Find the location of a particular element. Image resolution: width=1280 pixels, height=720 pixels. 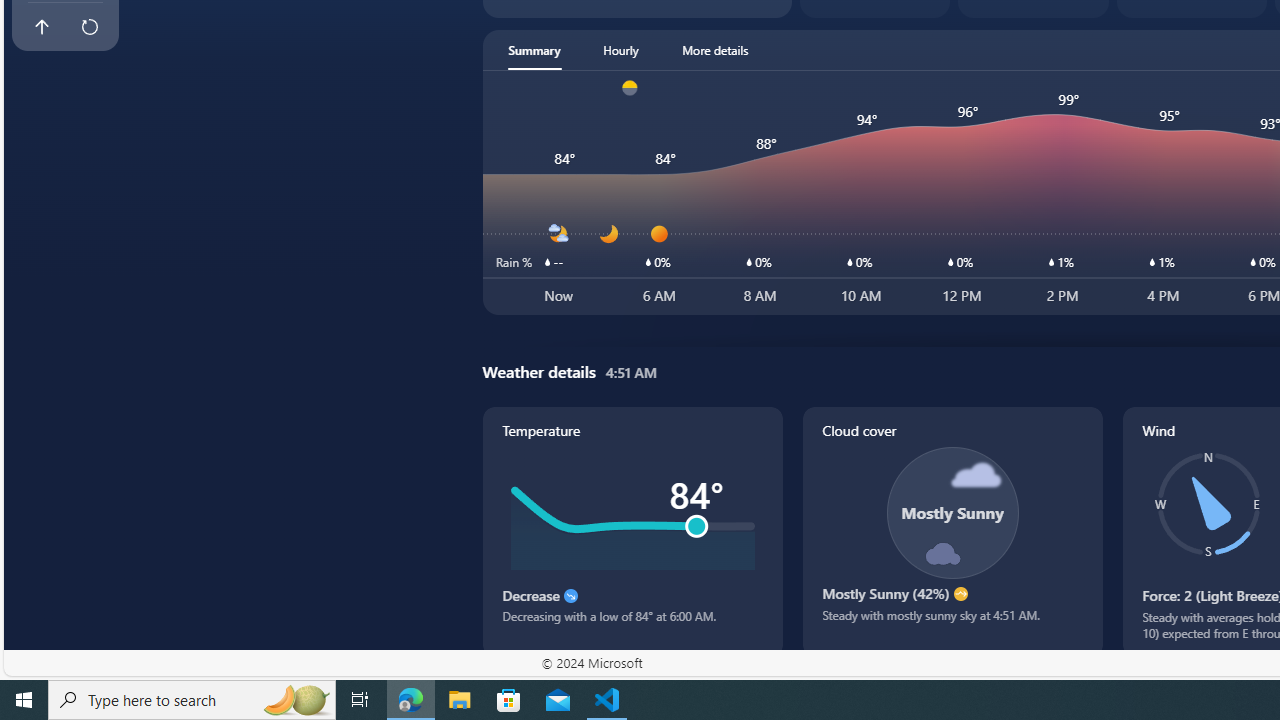

'Temperature' is located at coordinates (631, 530).